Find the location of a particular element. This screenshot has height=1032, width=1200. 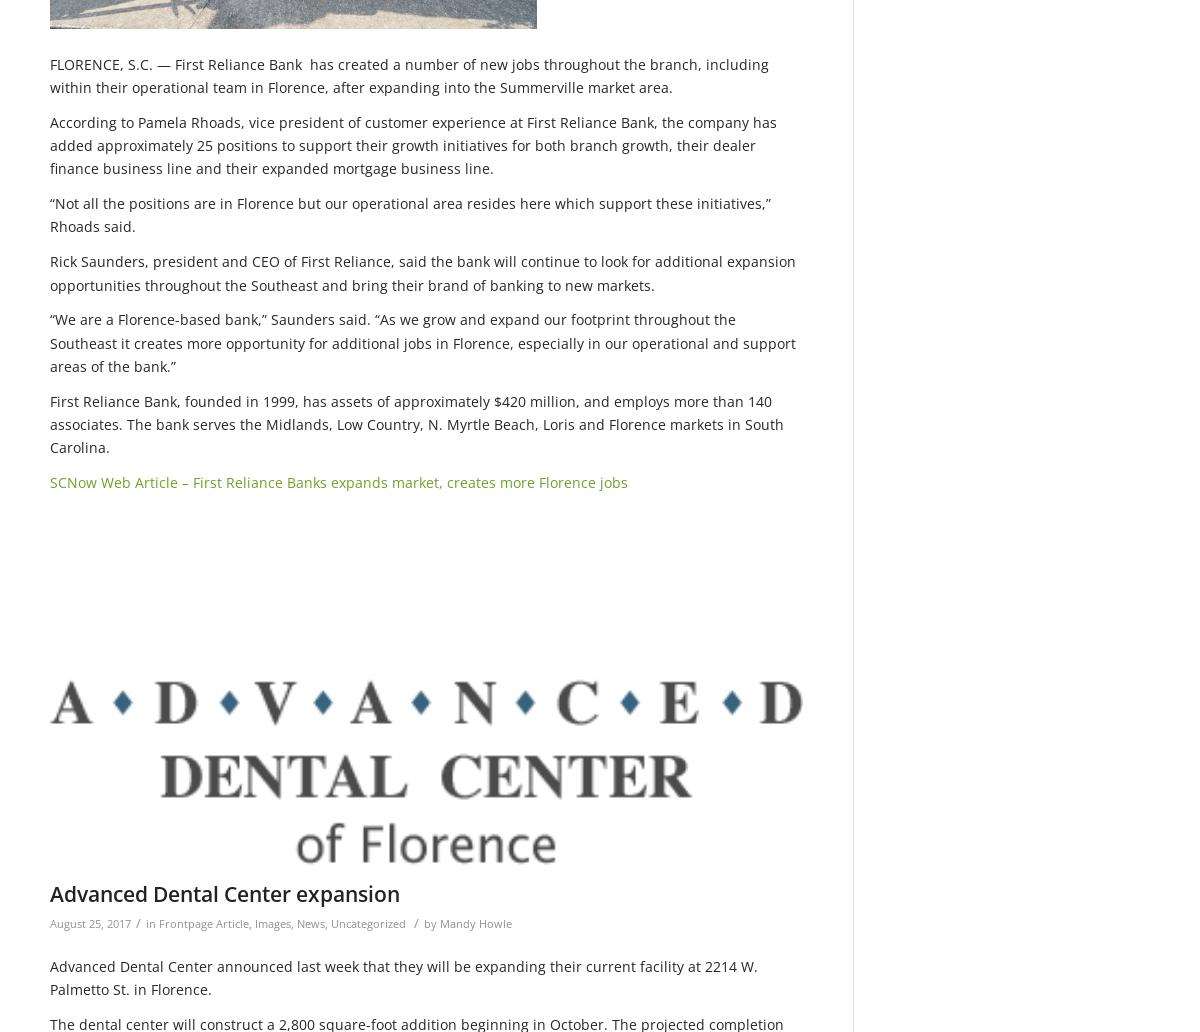

'Frontpage Article' is located at coordinates (203, 921).